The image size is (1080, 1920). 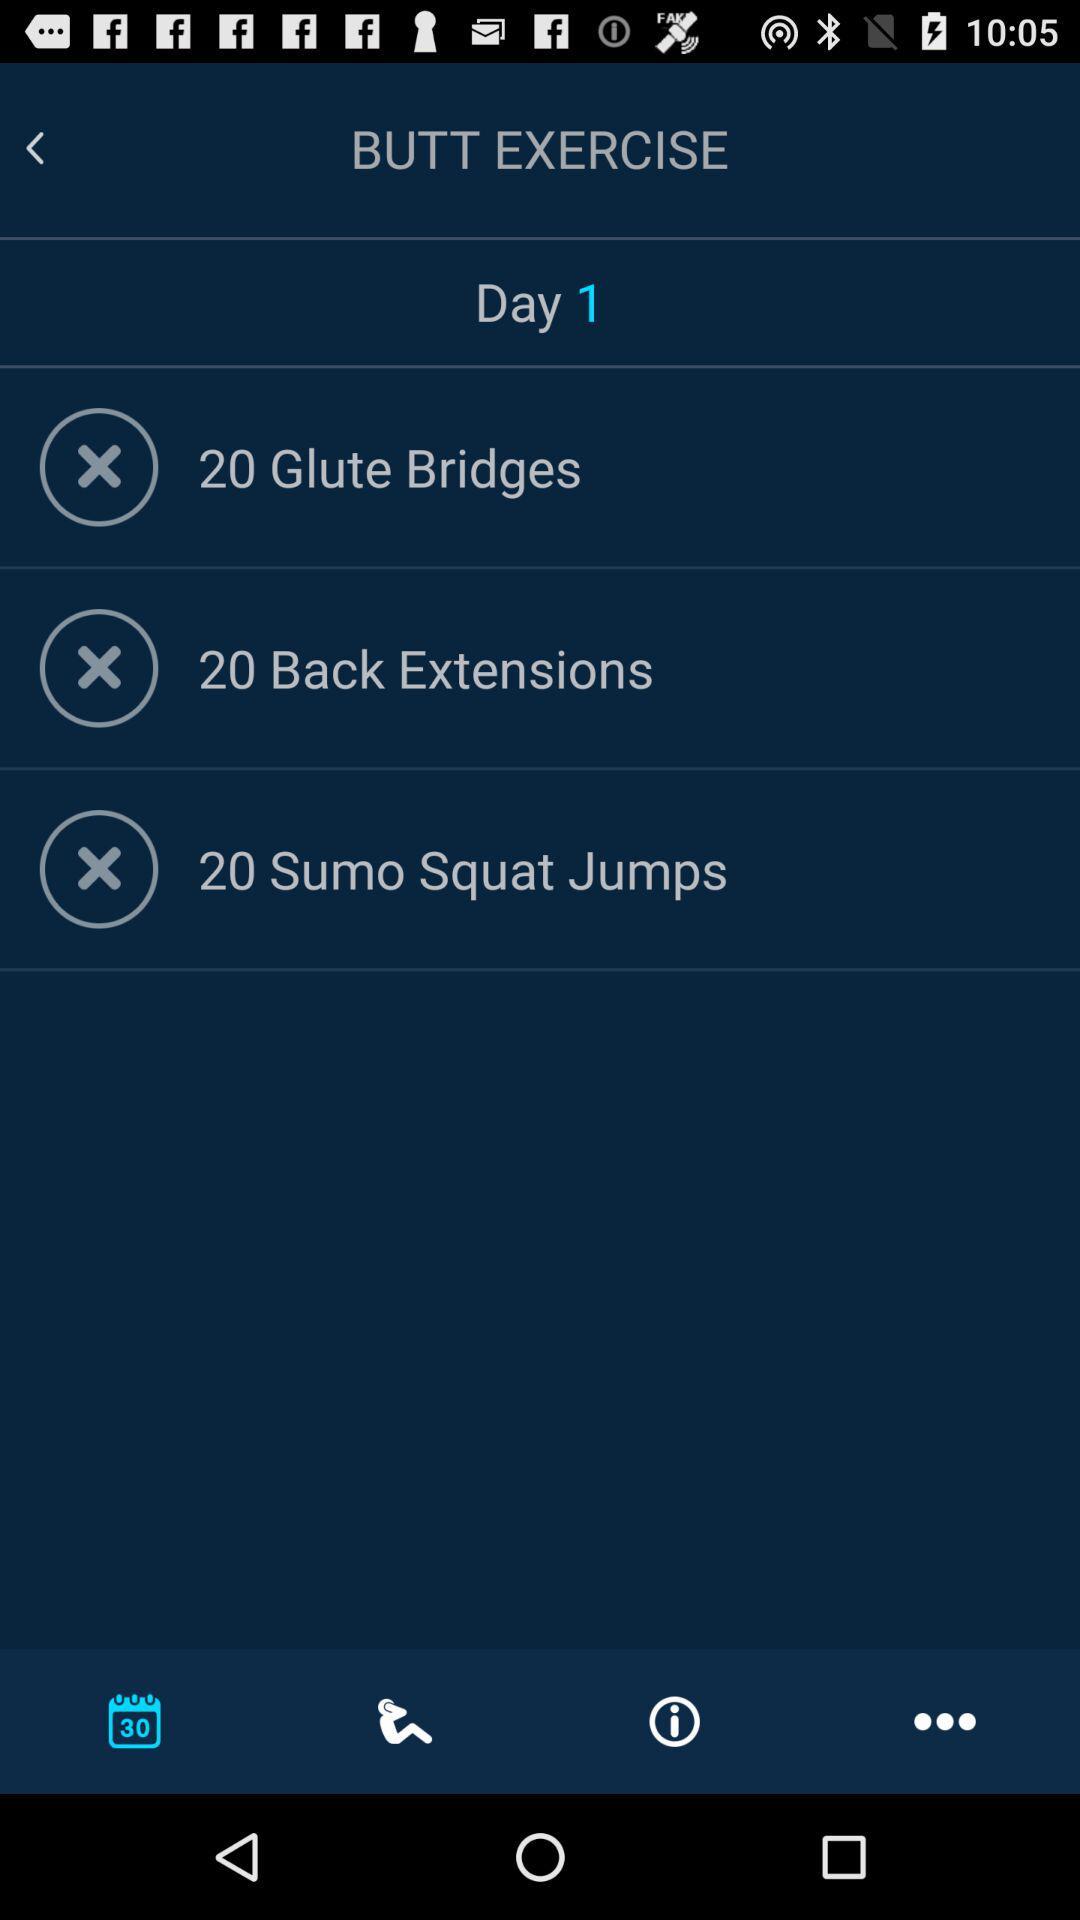 What do you see at coordinates (618, 868) in the screenshot?
I see `the 20 sumo squat icon` at bounding box center [618, 868].